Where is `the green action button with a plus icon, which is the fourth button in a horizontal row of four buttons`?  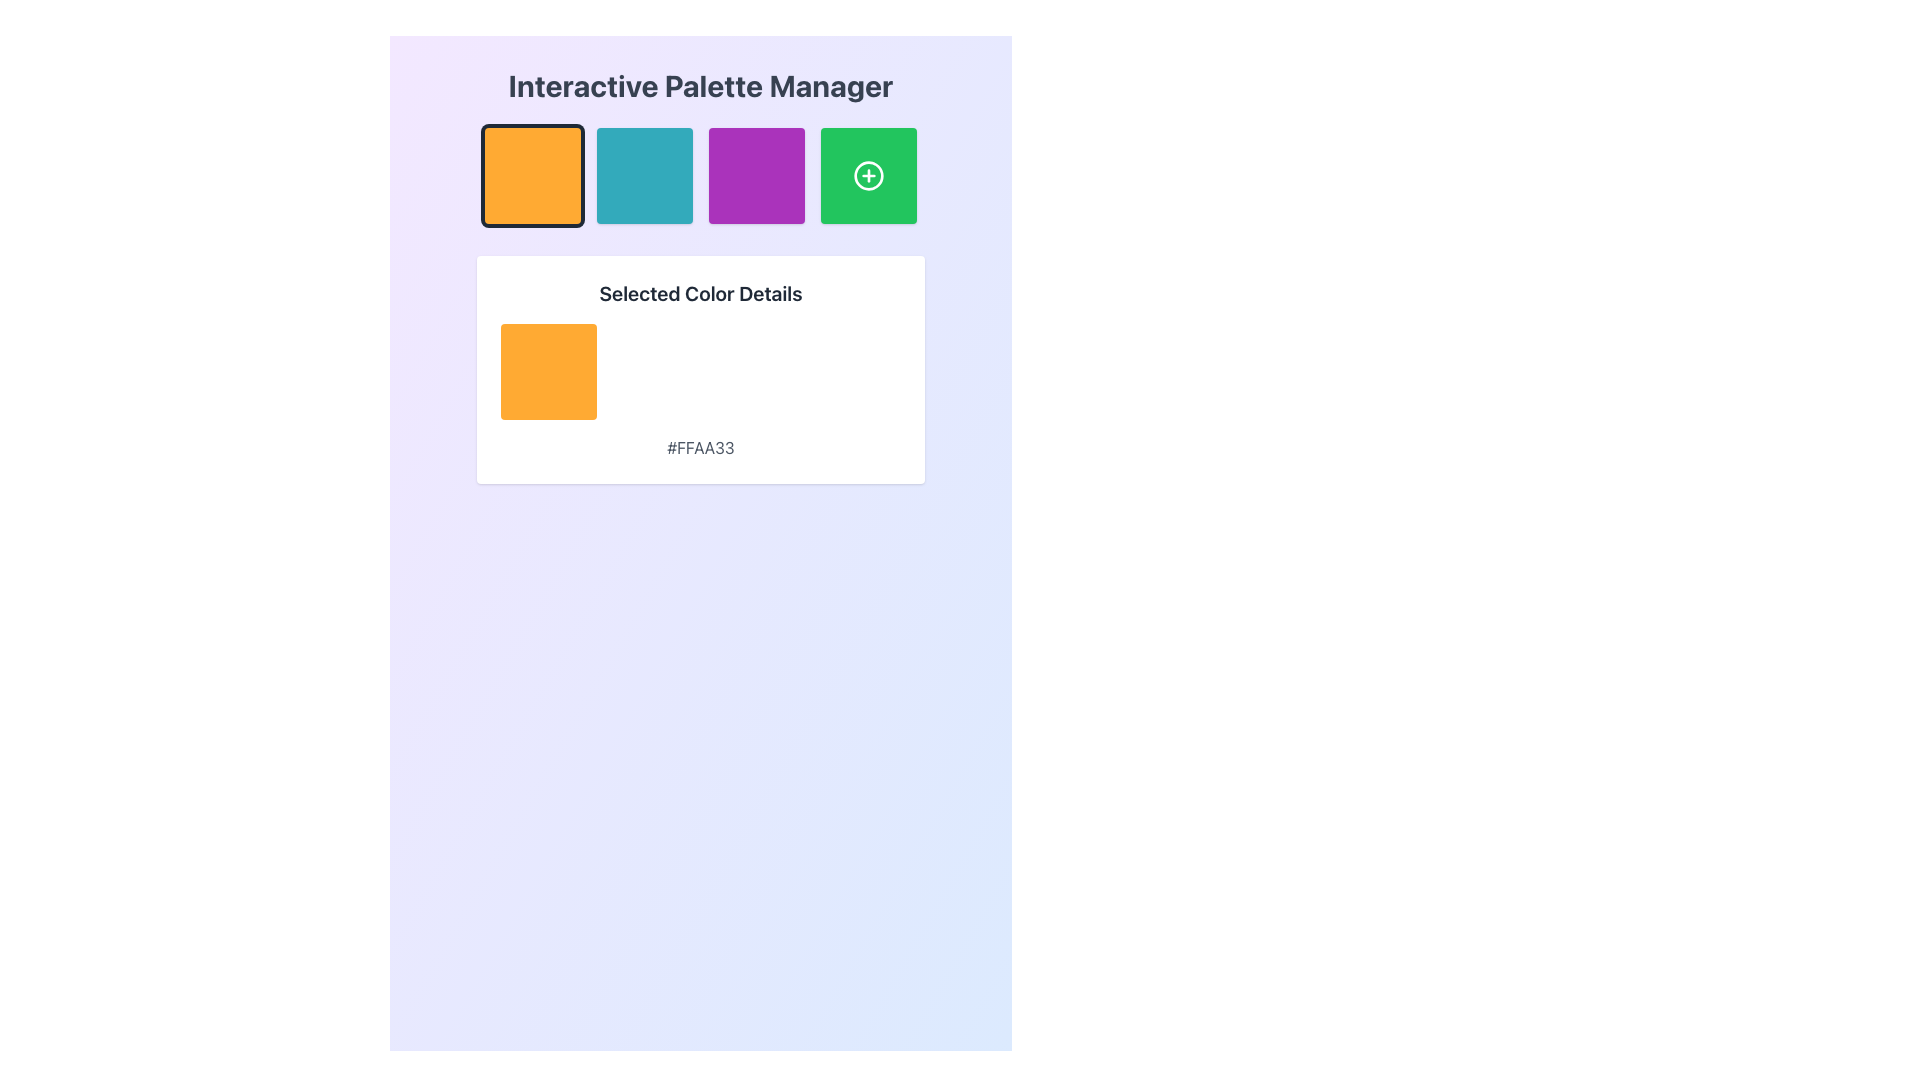
the green action button with a plus icon, which is the fourth button in a horizontal row of four buttons is located at coordinates (868, 175).